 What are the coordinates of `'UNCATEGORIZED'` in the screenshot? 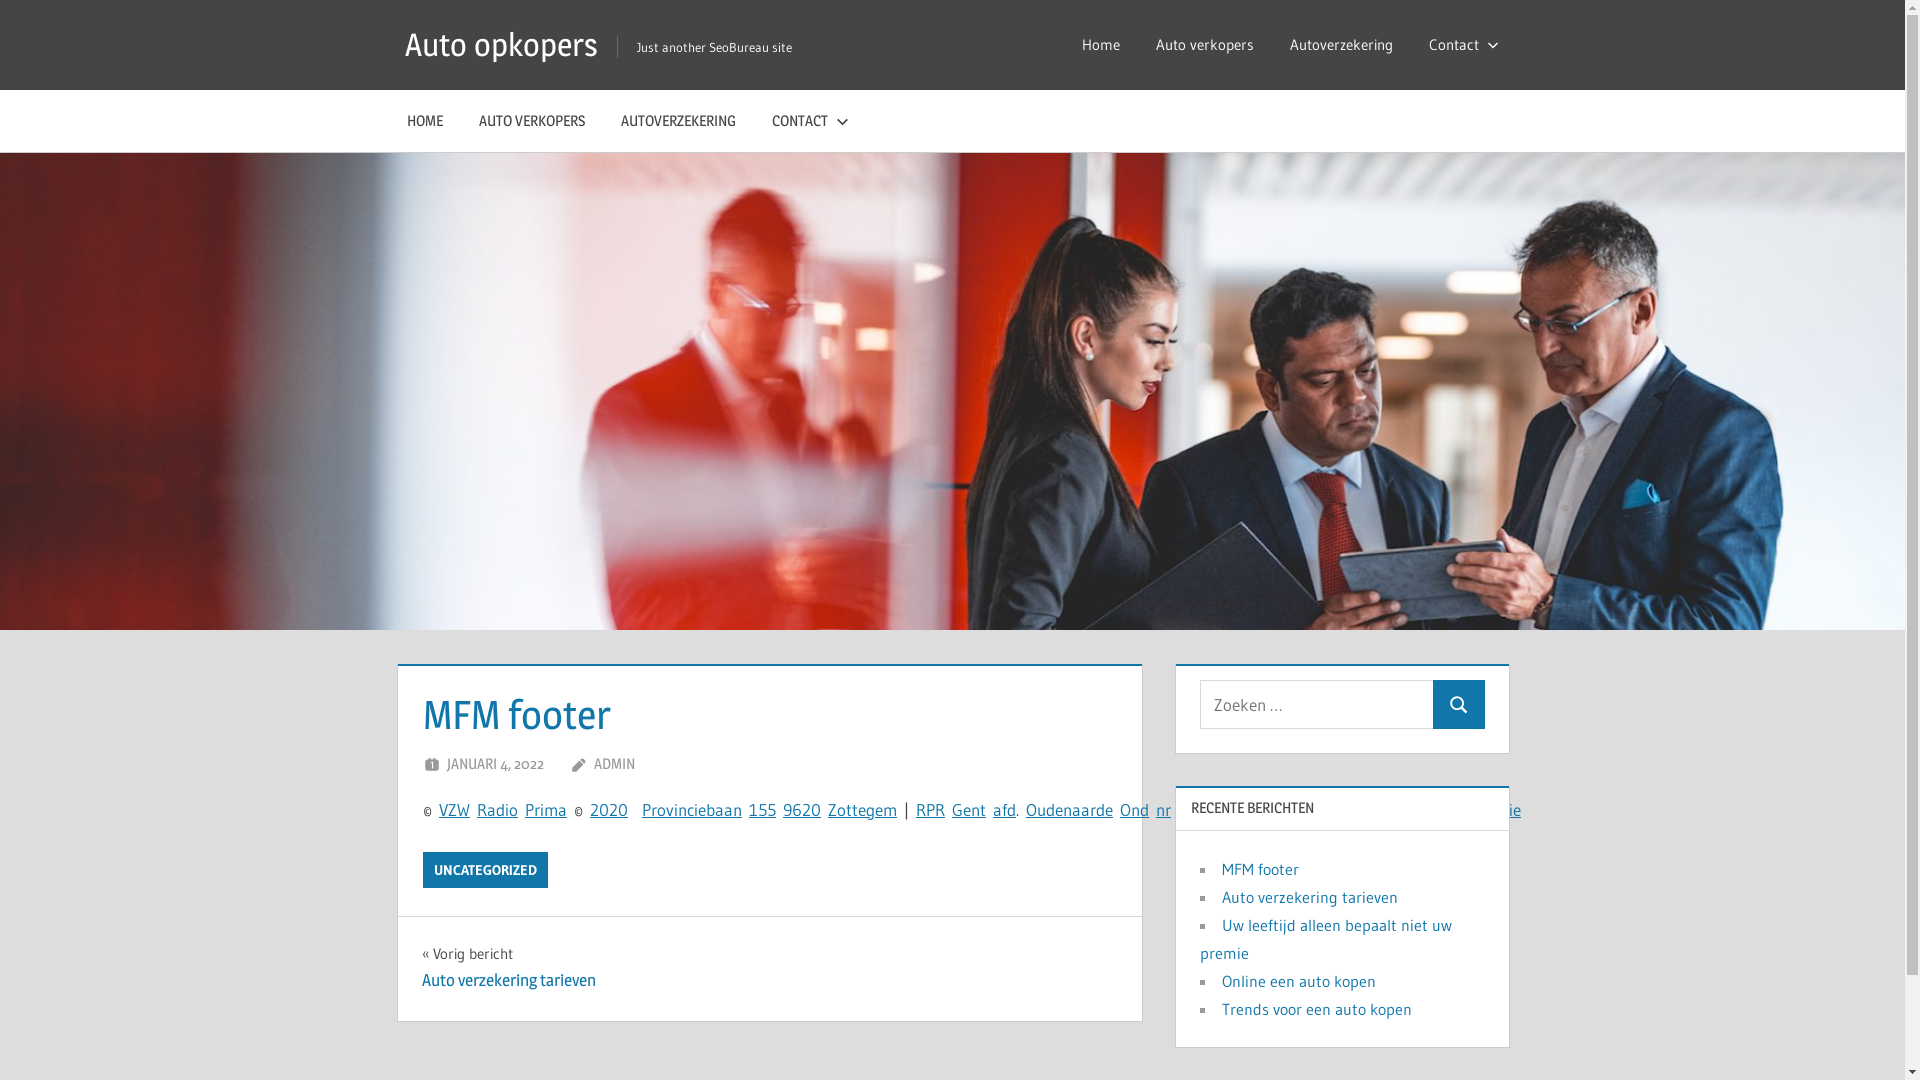 It's located at (485, 869).